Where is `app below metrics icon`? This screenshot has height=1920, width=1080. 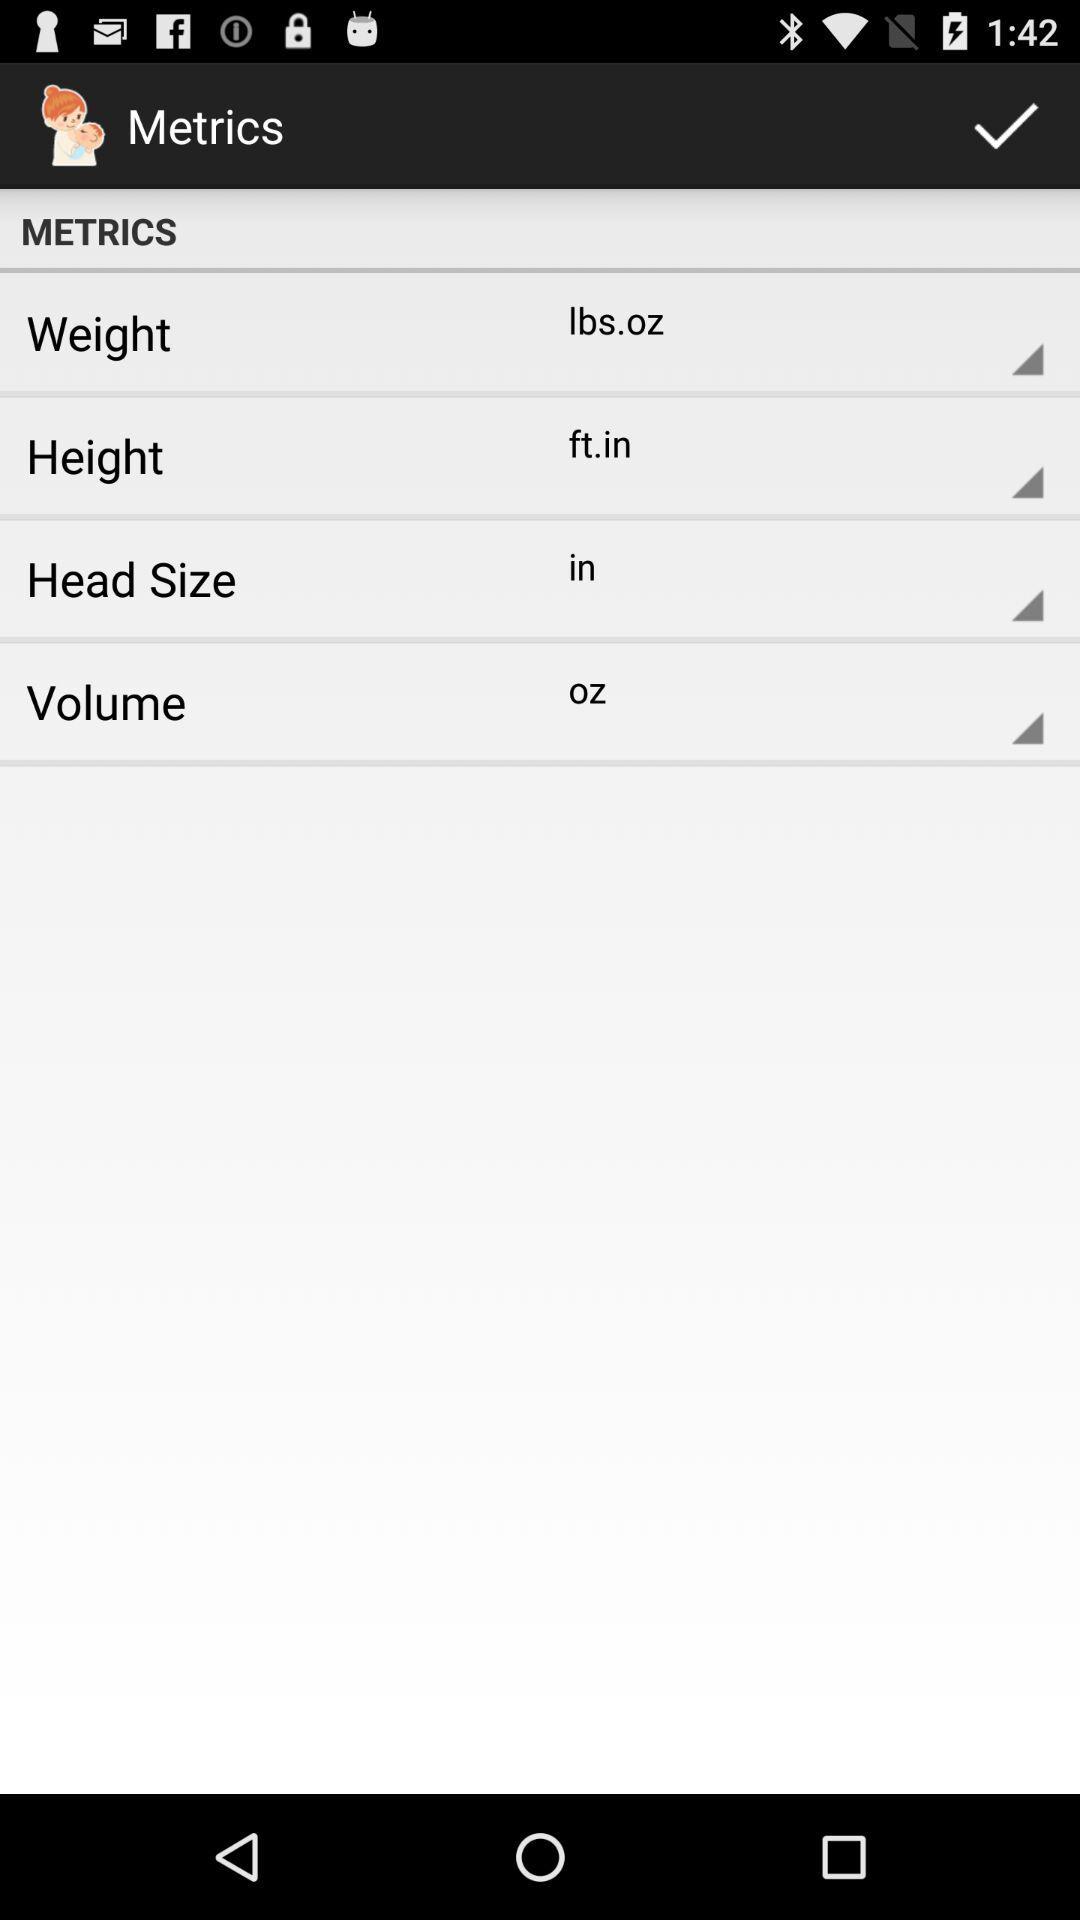 app below metrics icon is located at coordinates (262, 332).